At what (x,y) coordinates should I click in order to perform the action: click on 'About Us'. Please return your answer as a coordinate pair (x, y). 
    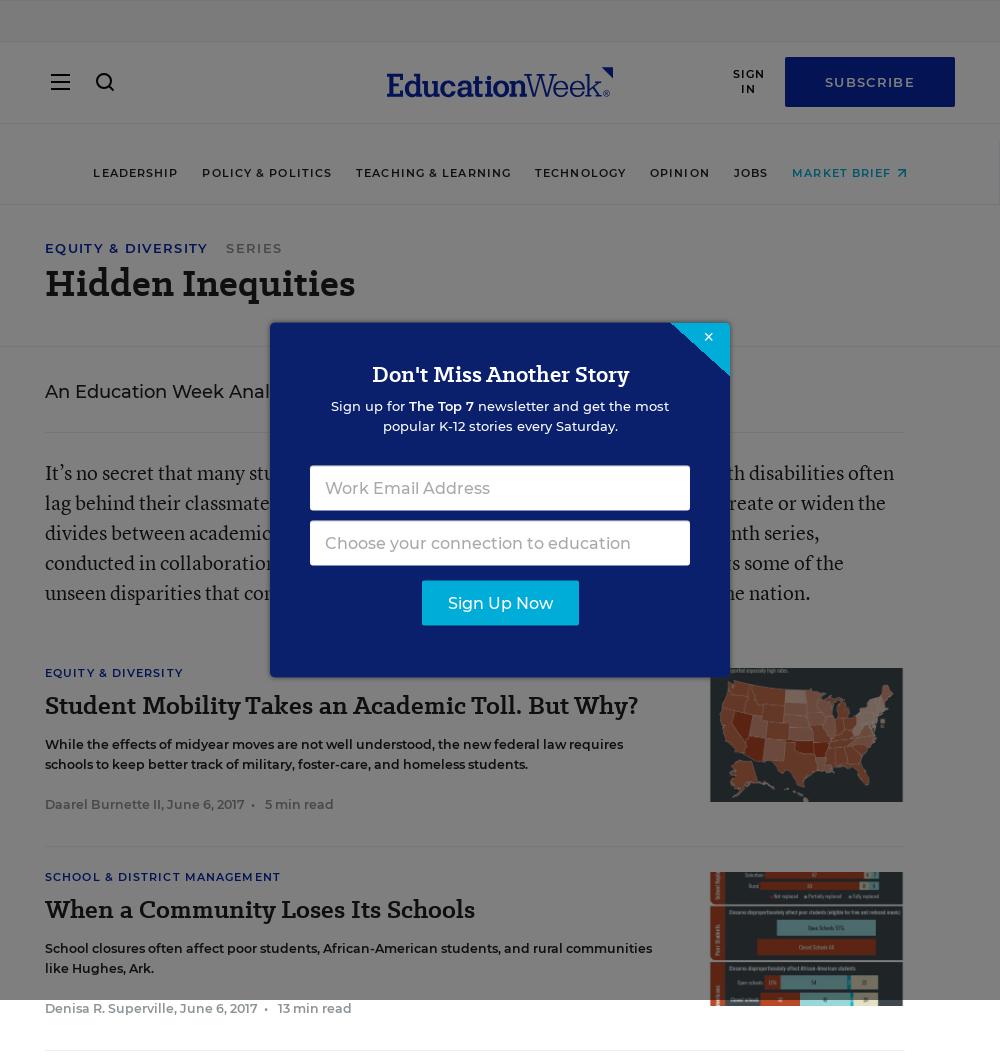
    Looking at the image, I should click on (45, 478).